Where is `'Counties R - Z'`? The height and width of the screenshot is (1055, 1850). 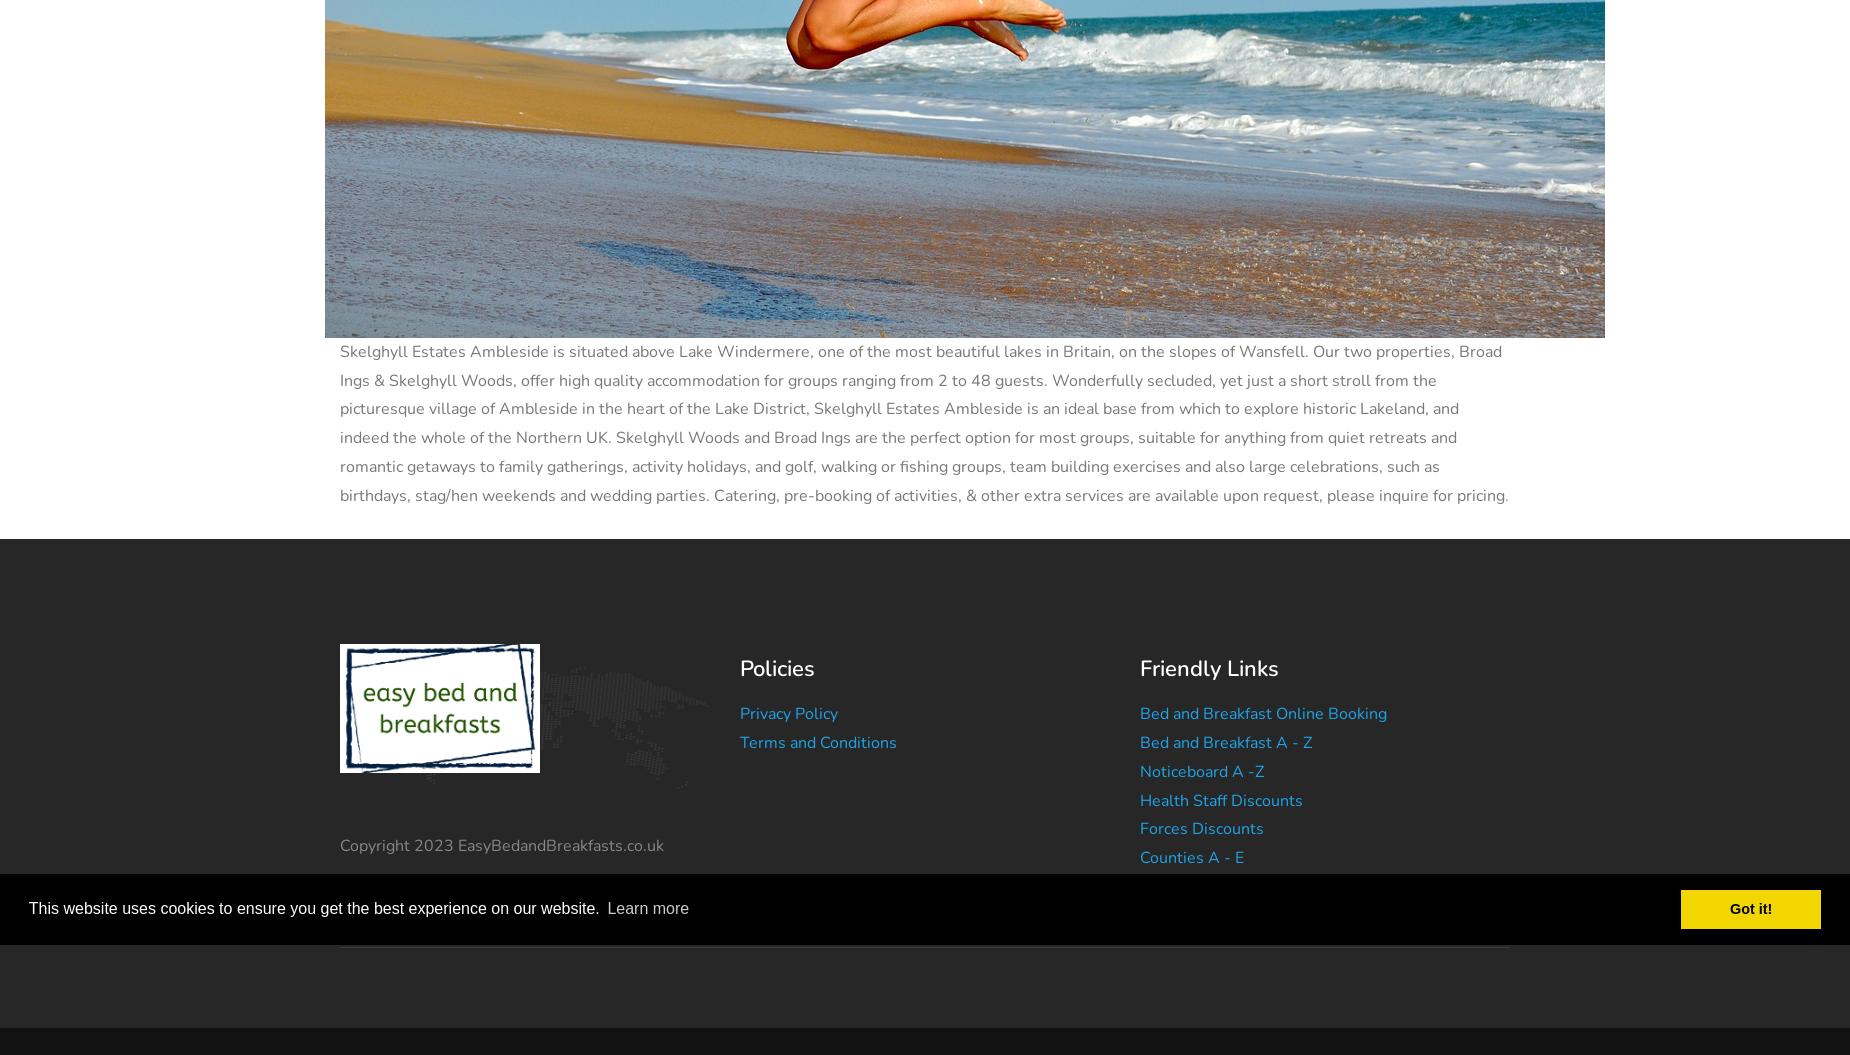 'Counties R - Z' is located at coordinates (1190, 914).